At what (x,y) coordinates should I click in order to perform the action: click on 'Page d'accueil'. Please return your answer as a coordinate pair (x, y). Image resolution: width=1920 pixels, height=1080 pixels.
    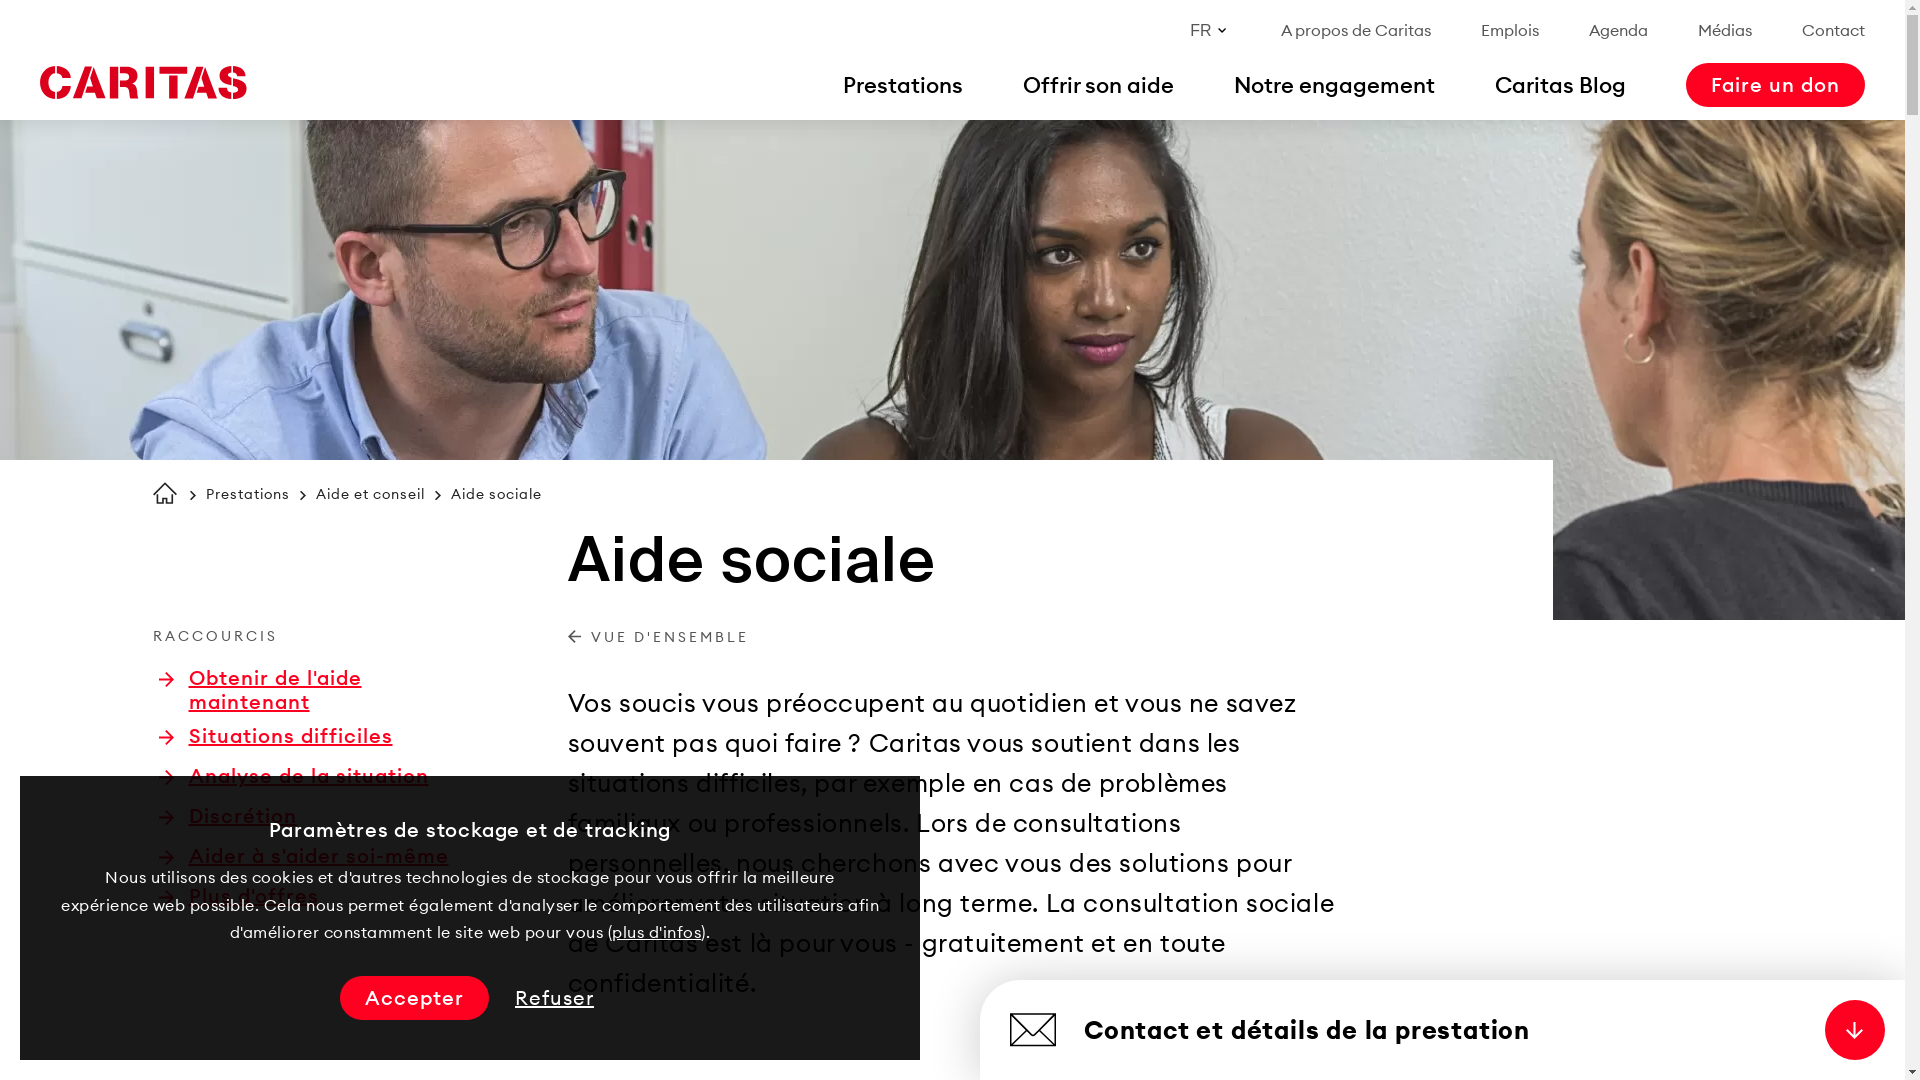
    Looking at the image, I should click on (163, 493).